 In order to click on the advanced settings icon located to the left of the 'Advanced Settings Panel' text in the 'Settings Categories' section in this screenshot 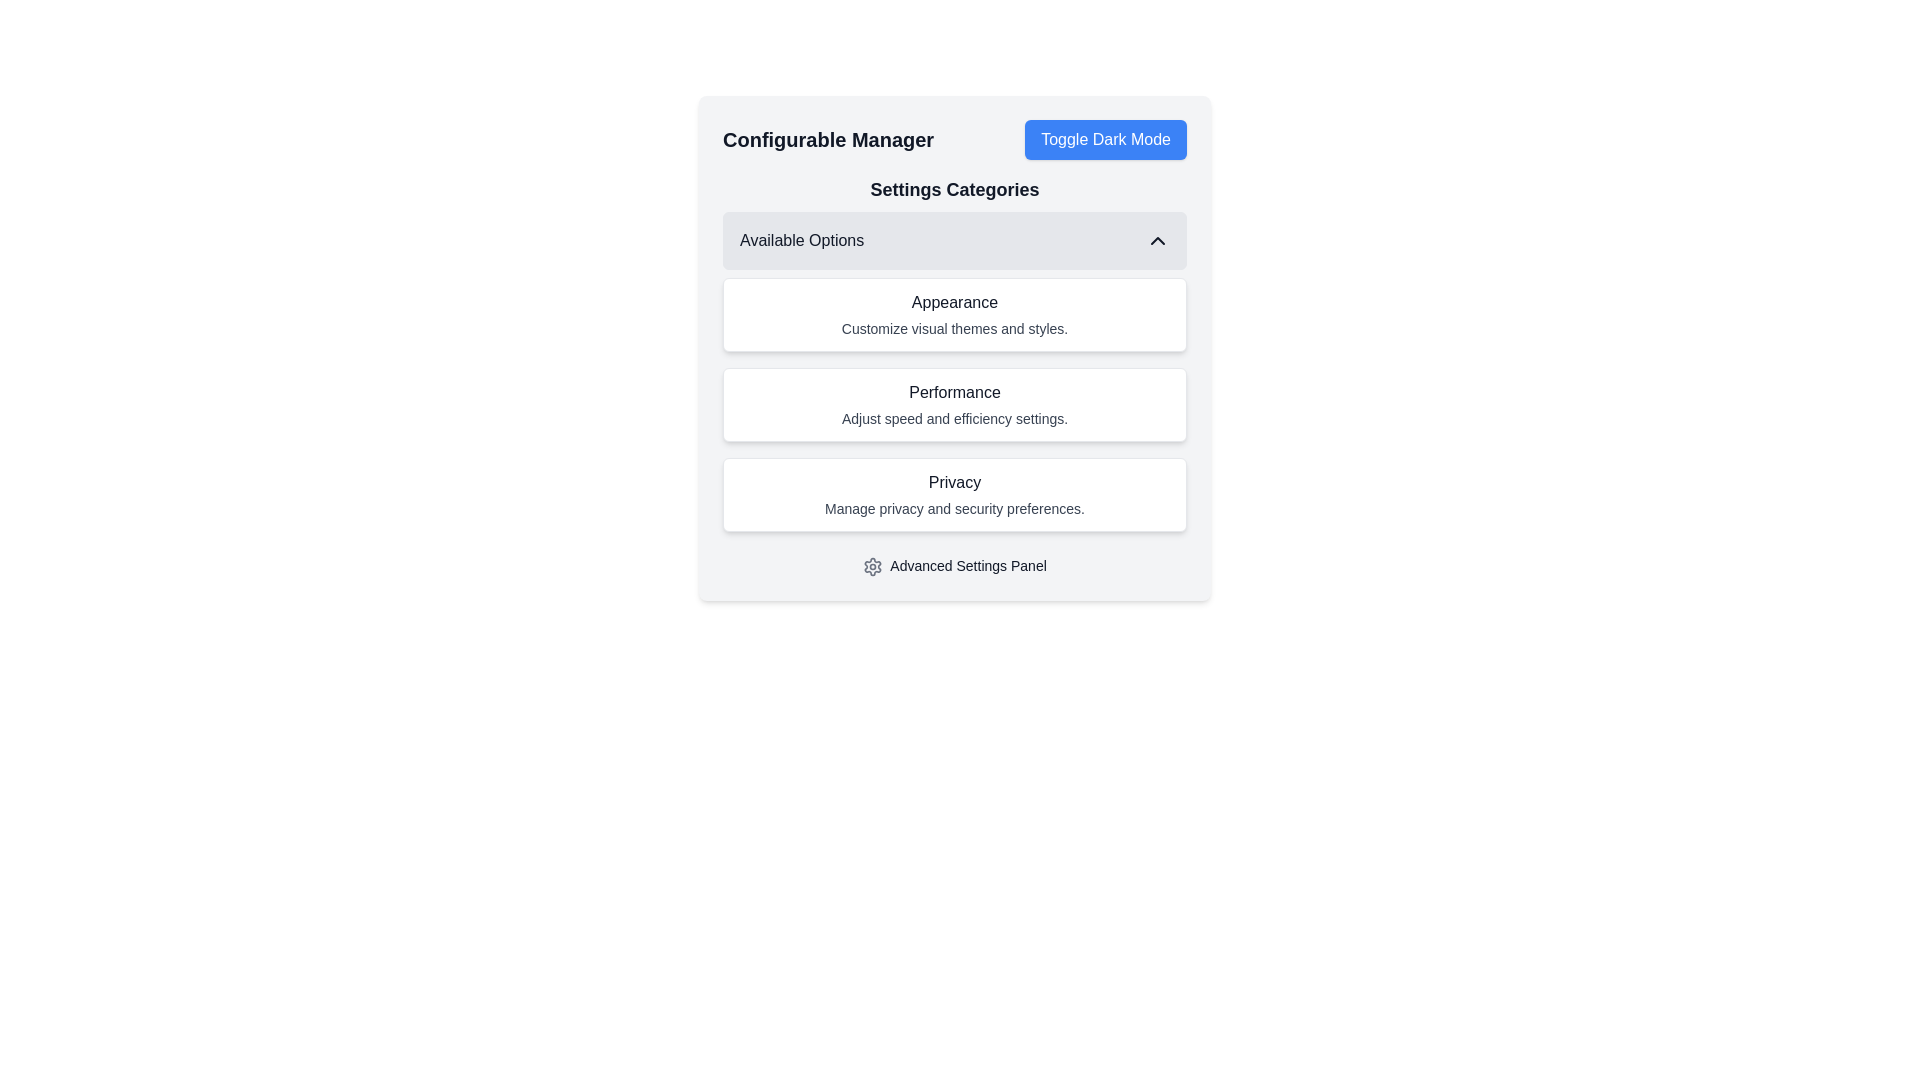, I will do `click(873, 567)`.